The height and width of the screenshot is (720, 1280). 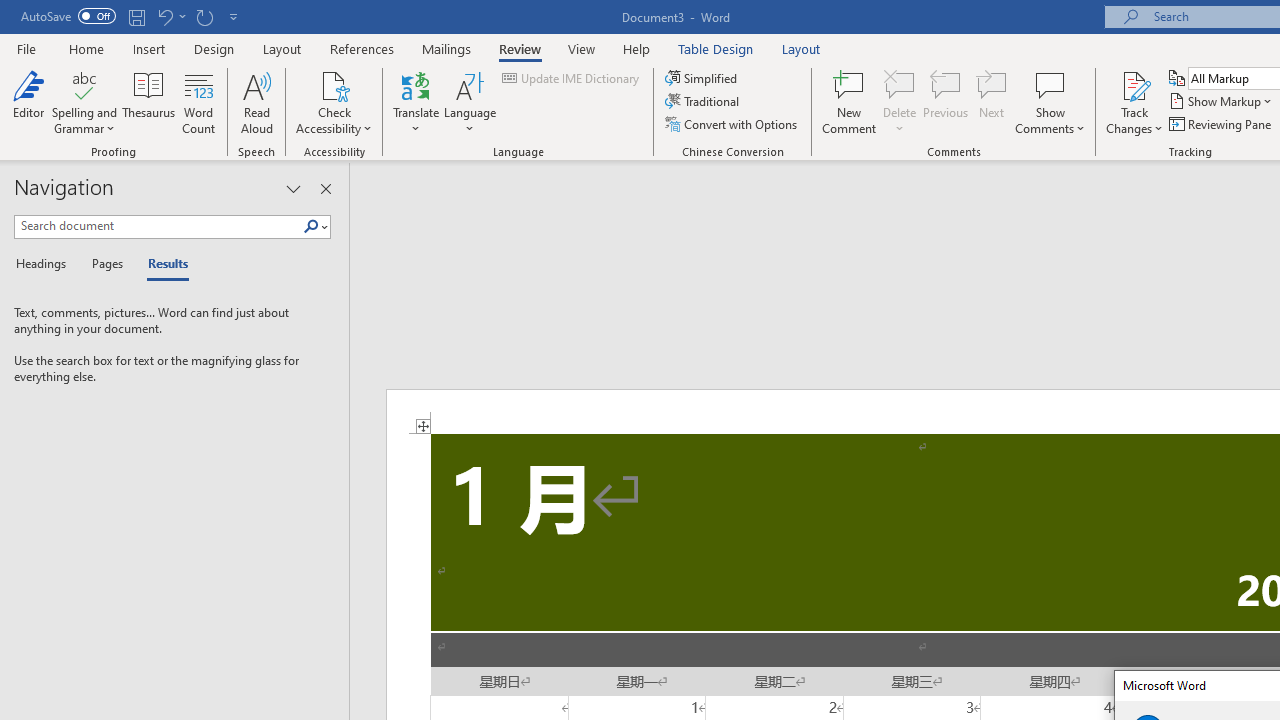 I want to click on 'Convert with Options...', so click(x=731, y=124).